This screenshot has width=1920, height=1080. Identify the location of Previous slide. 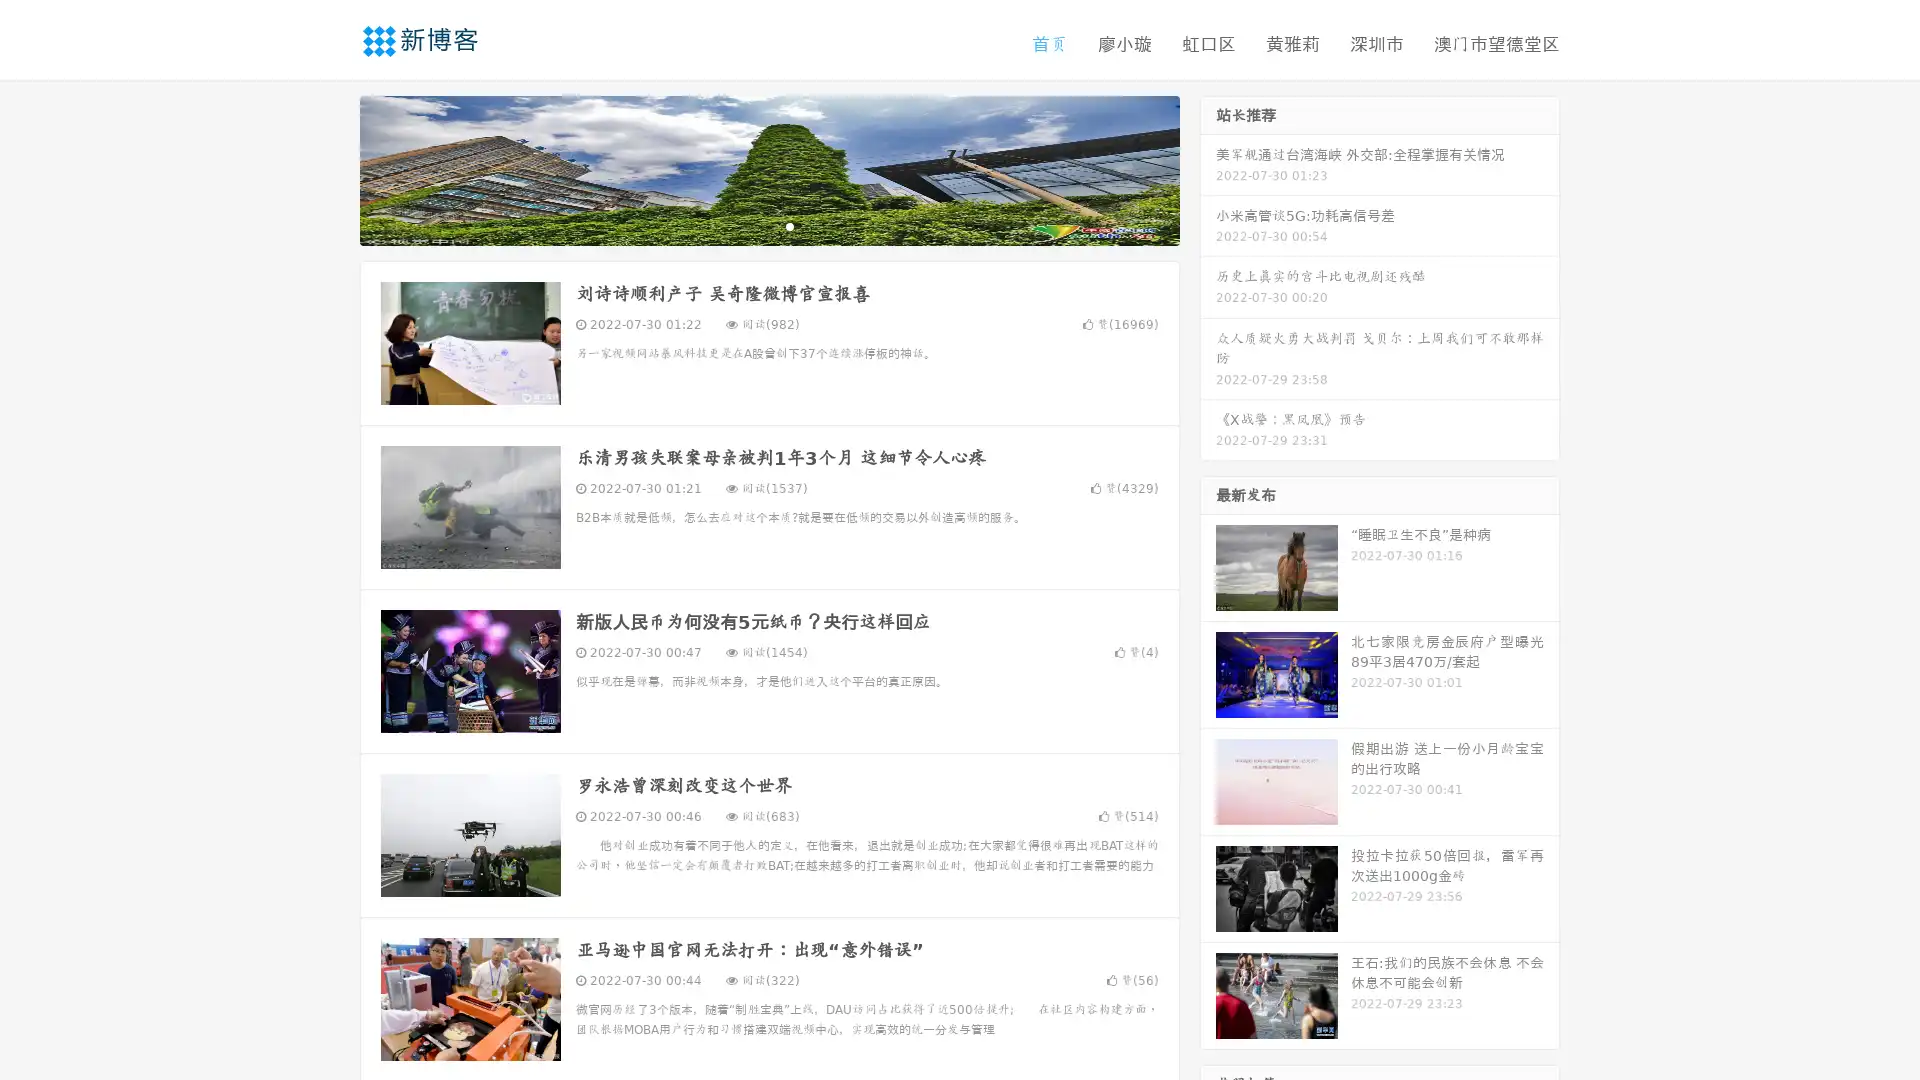
(330, 168).